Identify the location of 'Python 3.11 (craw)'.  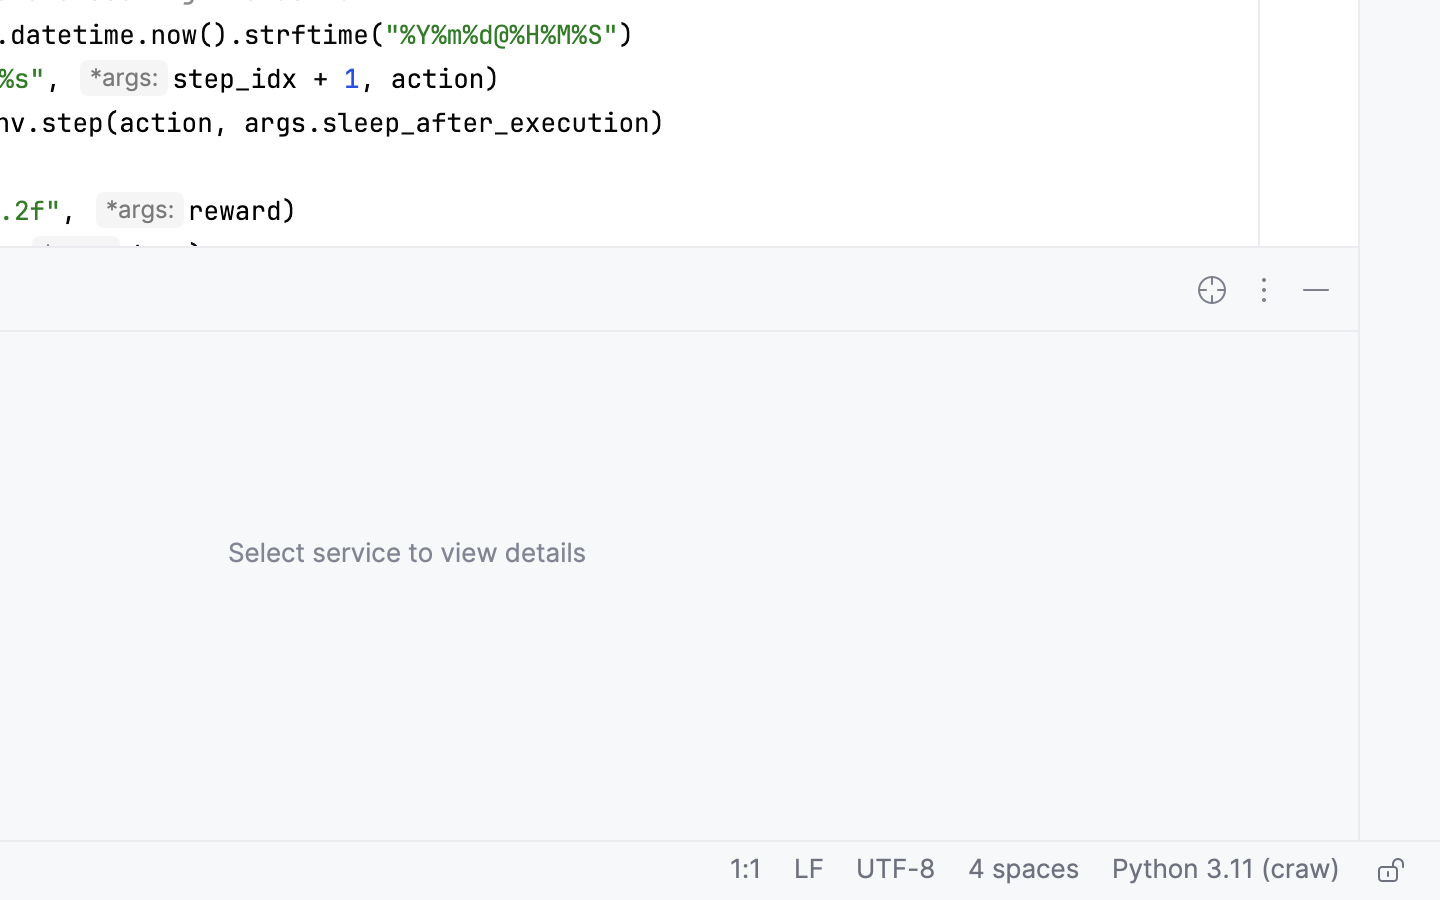
(1225, 871).